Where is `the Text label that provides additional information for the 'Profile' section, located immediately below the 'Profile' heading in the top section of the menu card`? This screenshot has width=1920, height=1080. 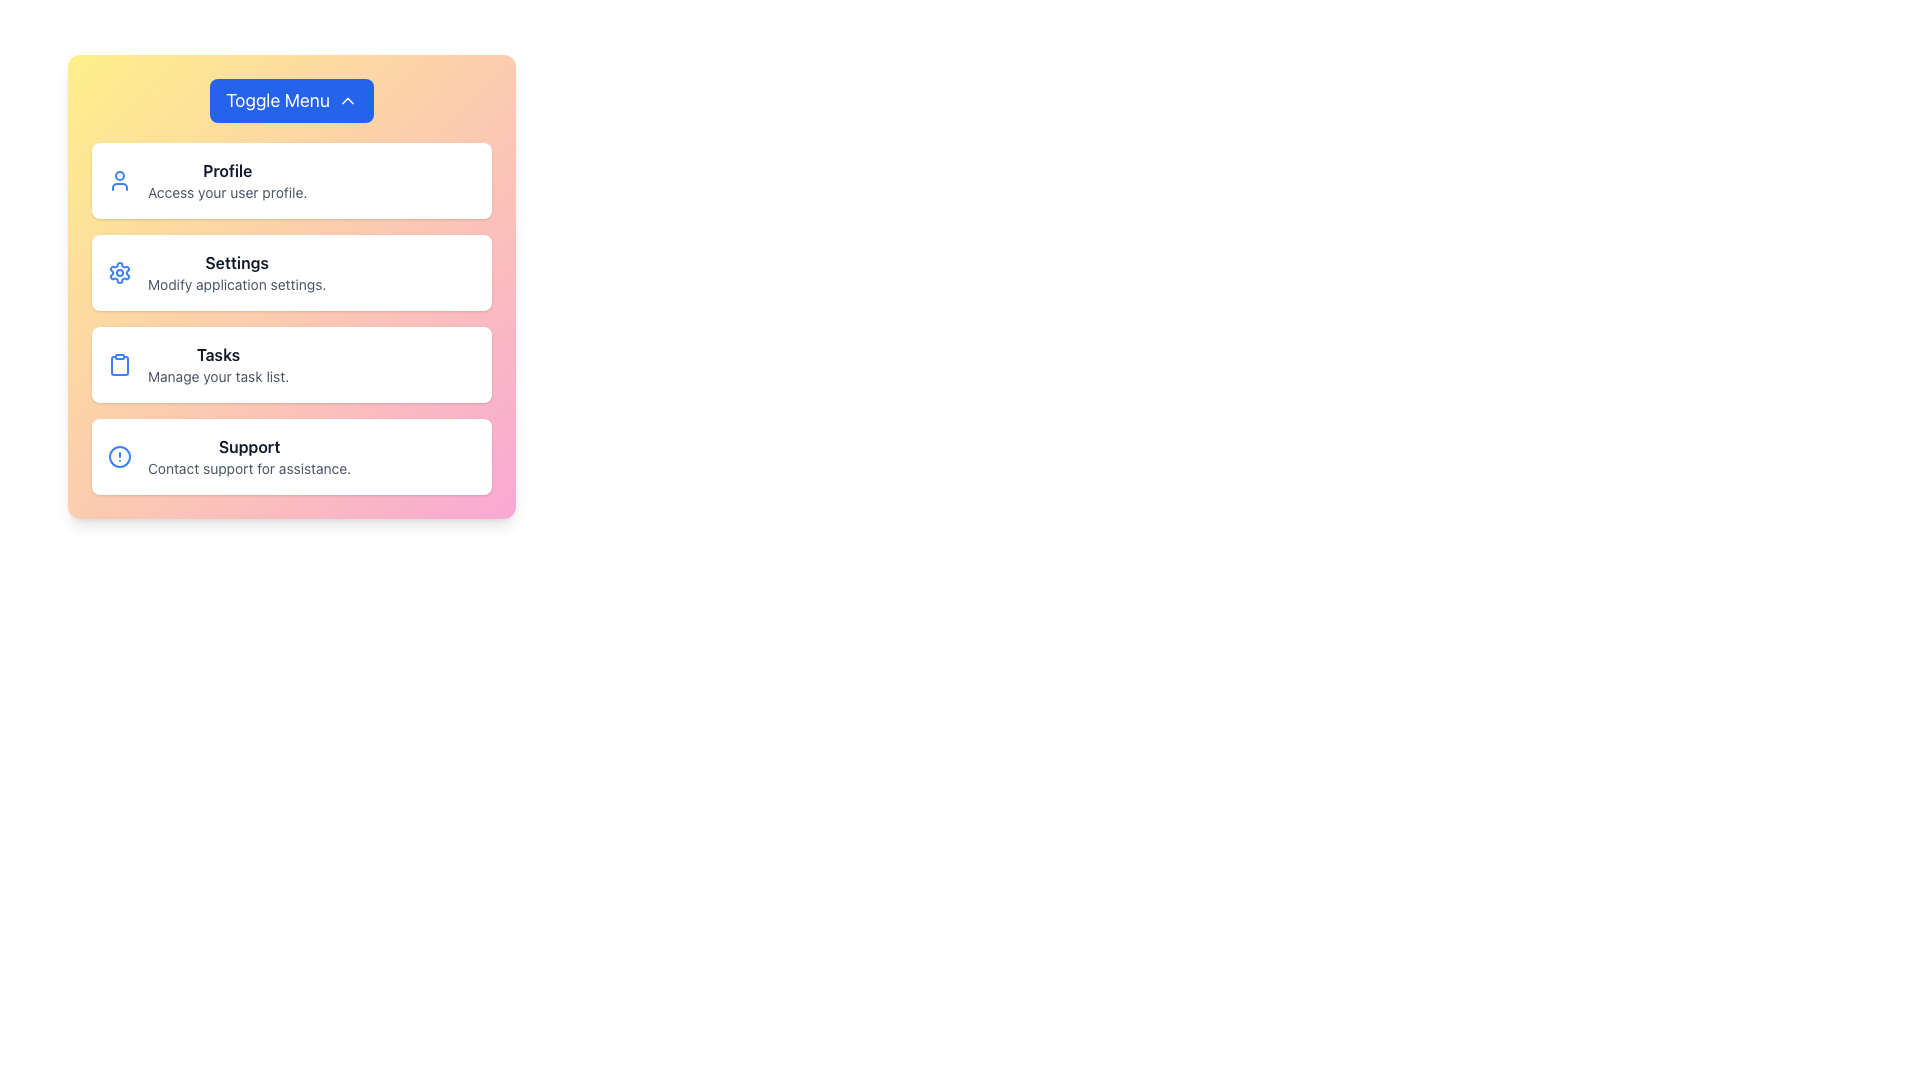 the Text label that provides additional information for the 'Profile' section, located immediately below the 'Profile' heading in the top section of the menu card is located at coordinates (227, 192).